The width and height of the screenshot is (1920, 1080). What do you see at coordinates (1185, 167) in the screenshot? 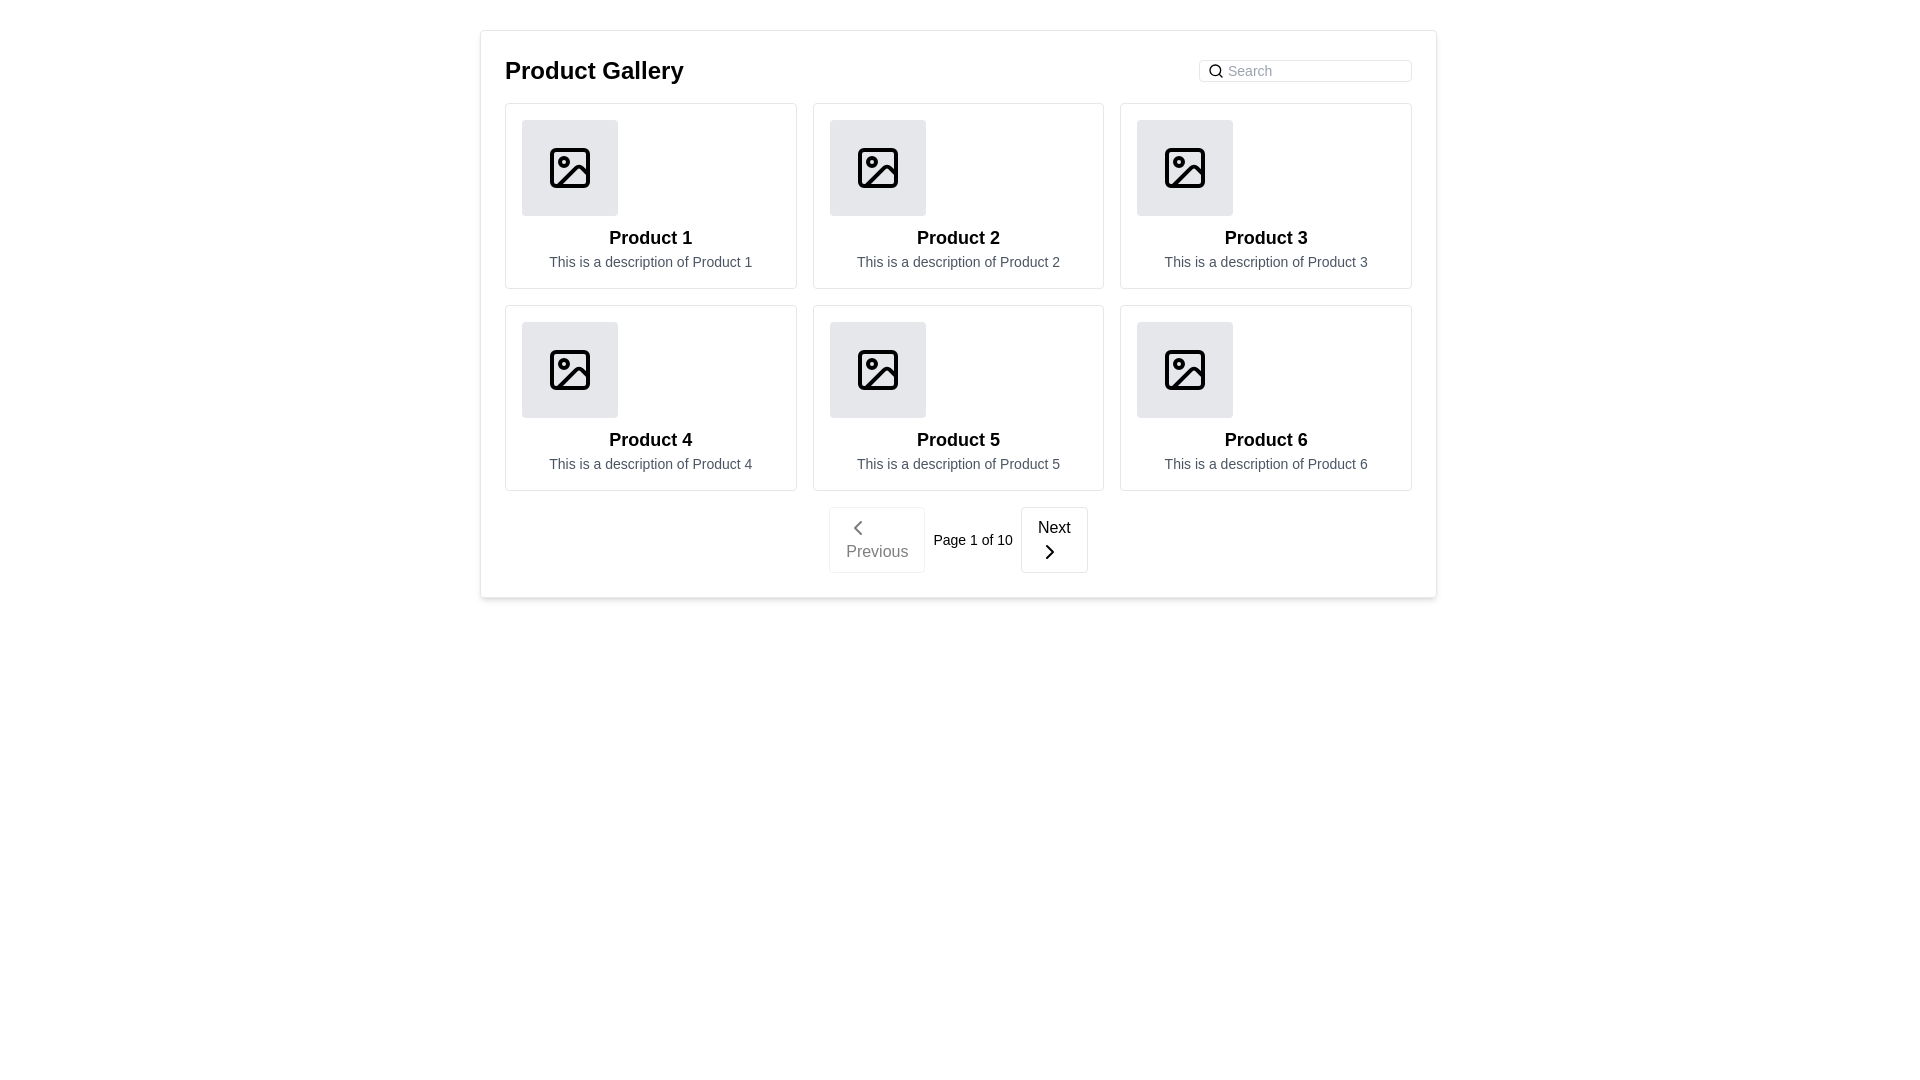
I see `the graphical placeholder component representing an image preview icon, which is a square grey area with rounded corners and an outlined image icon in the center, associated with 'Product 3' and its description` at bounding box center [1185, 167].